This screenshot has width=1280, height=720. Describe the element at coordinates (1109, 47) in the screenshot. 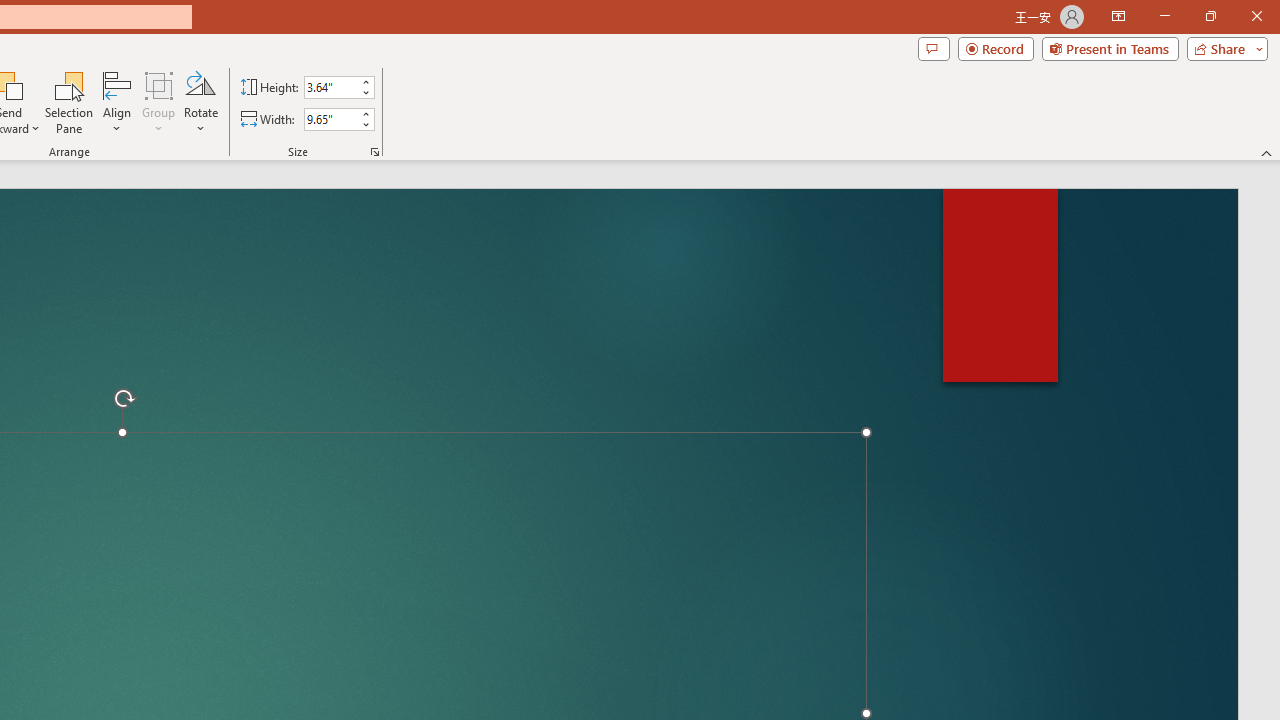

I see `'Present in Teams'` at that location.